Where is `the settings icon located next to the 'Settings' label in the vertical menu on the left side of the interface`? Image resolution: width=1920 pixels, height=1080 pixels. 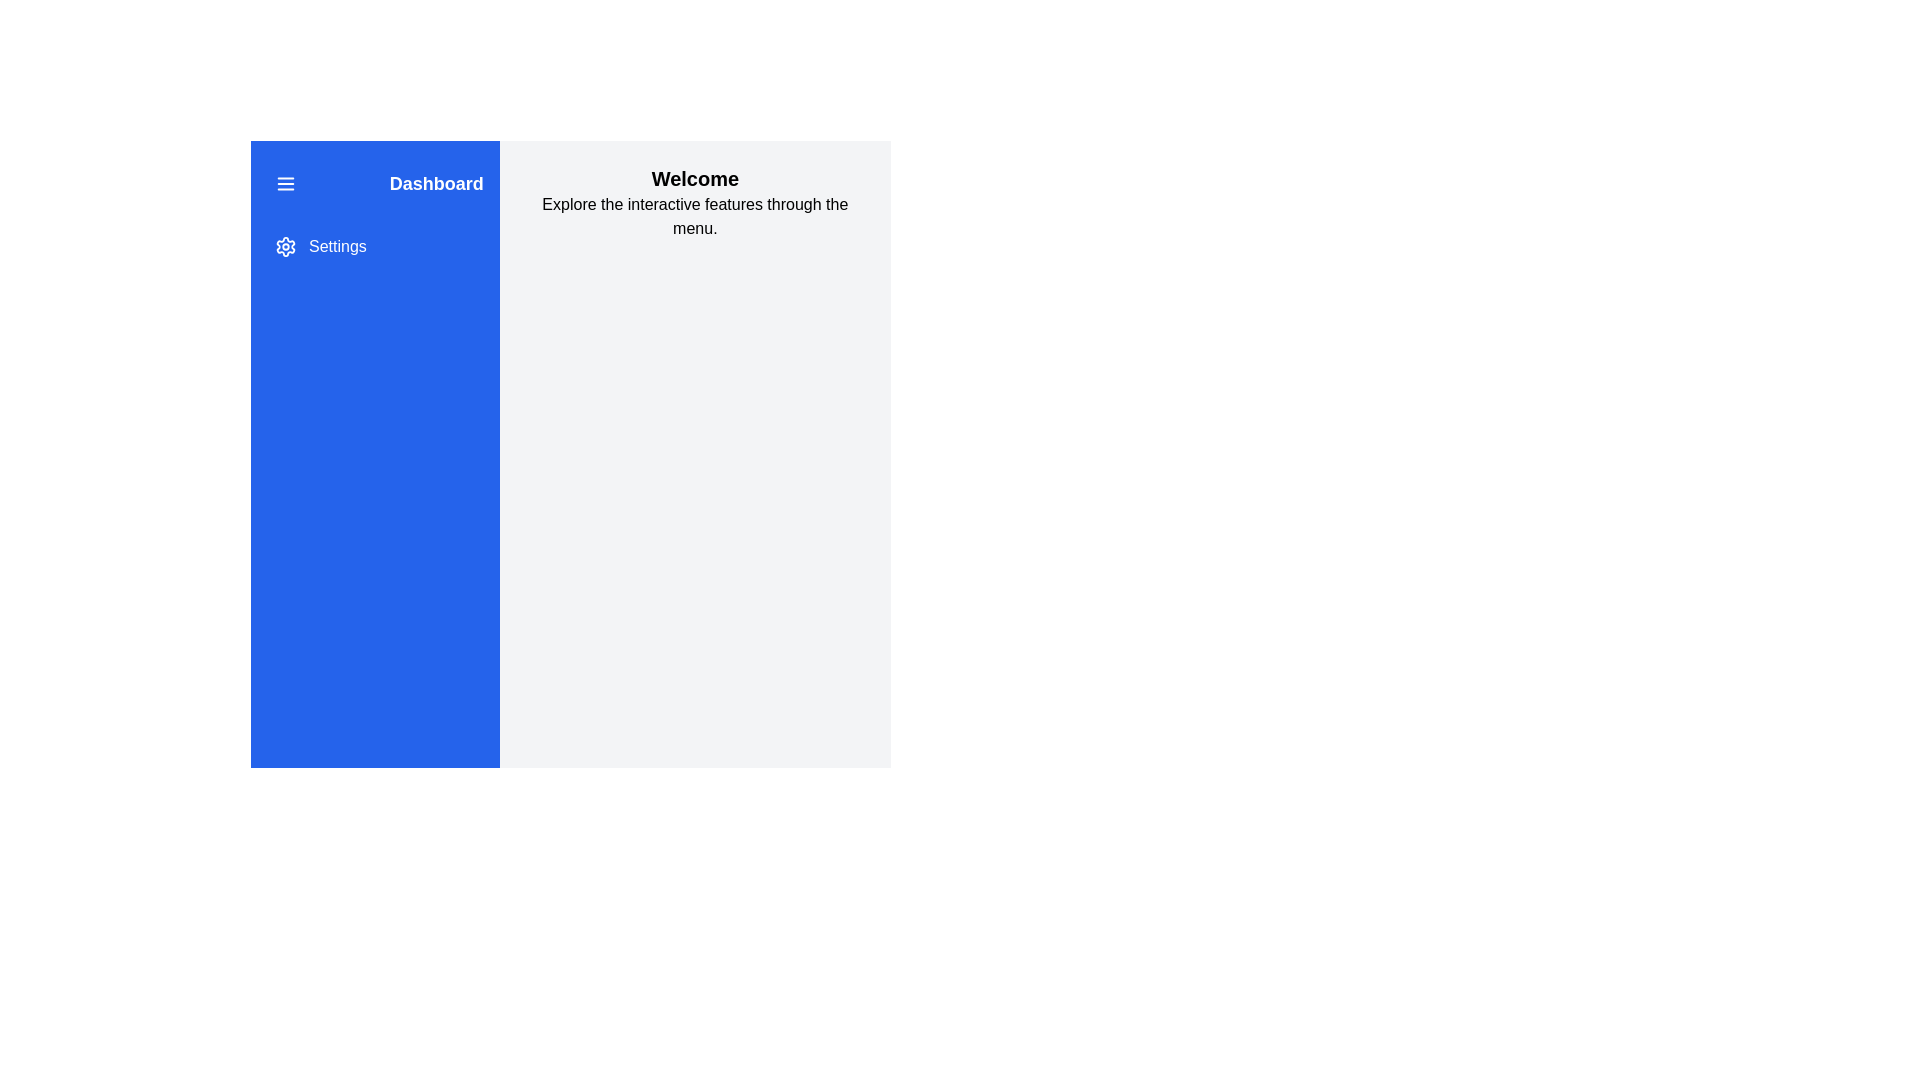 the settings icon located next to the 'Settings' label in the vertical menu on the left side of the interface is located at coordinates (285, 245).